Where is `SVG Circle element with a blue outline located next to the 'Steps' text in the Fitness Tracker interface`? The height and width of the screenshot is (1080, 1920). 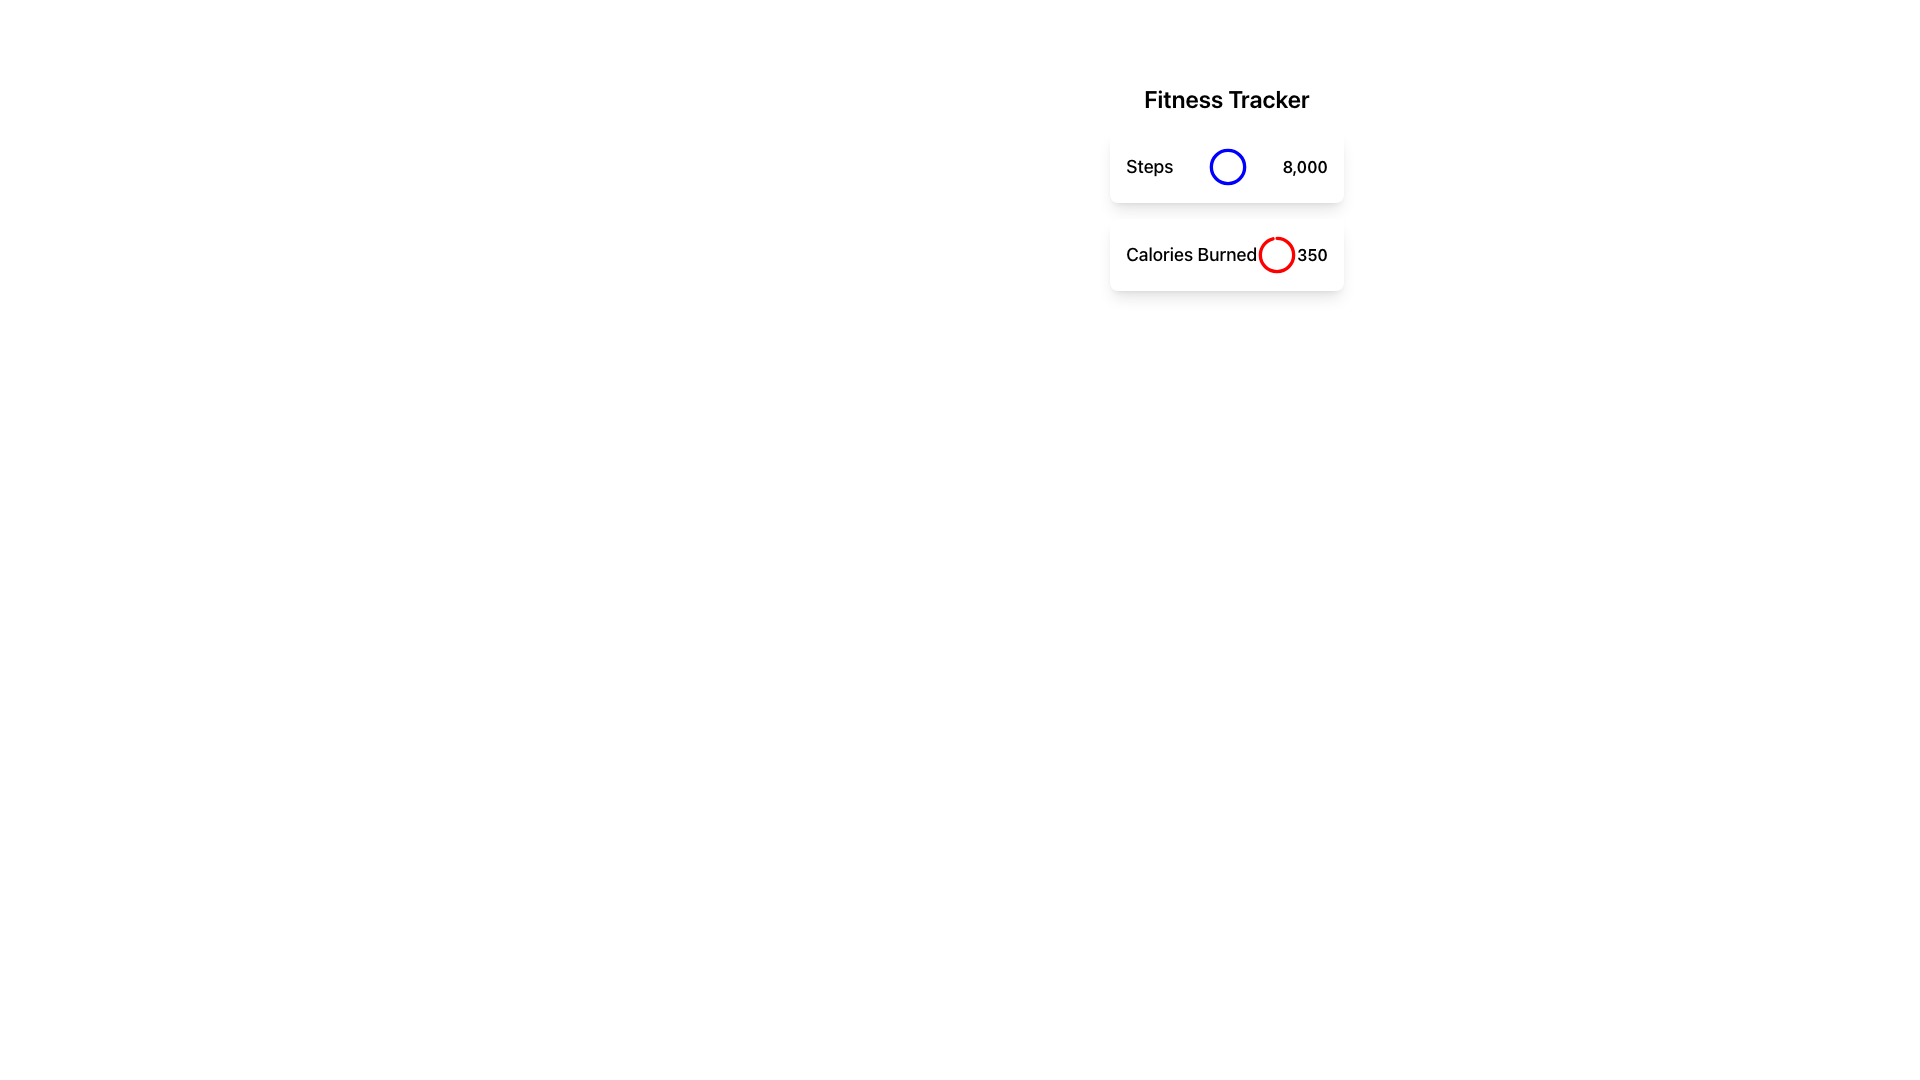
SVG Circle element with a blue outline located next to the 'Steps' text in the Fitness Tracker interface is located at coordinates (1227, 165).